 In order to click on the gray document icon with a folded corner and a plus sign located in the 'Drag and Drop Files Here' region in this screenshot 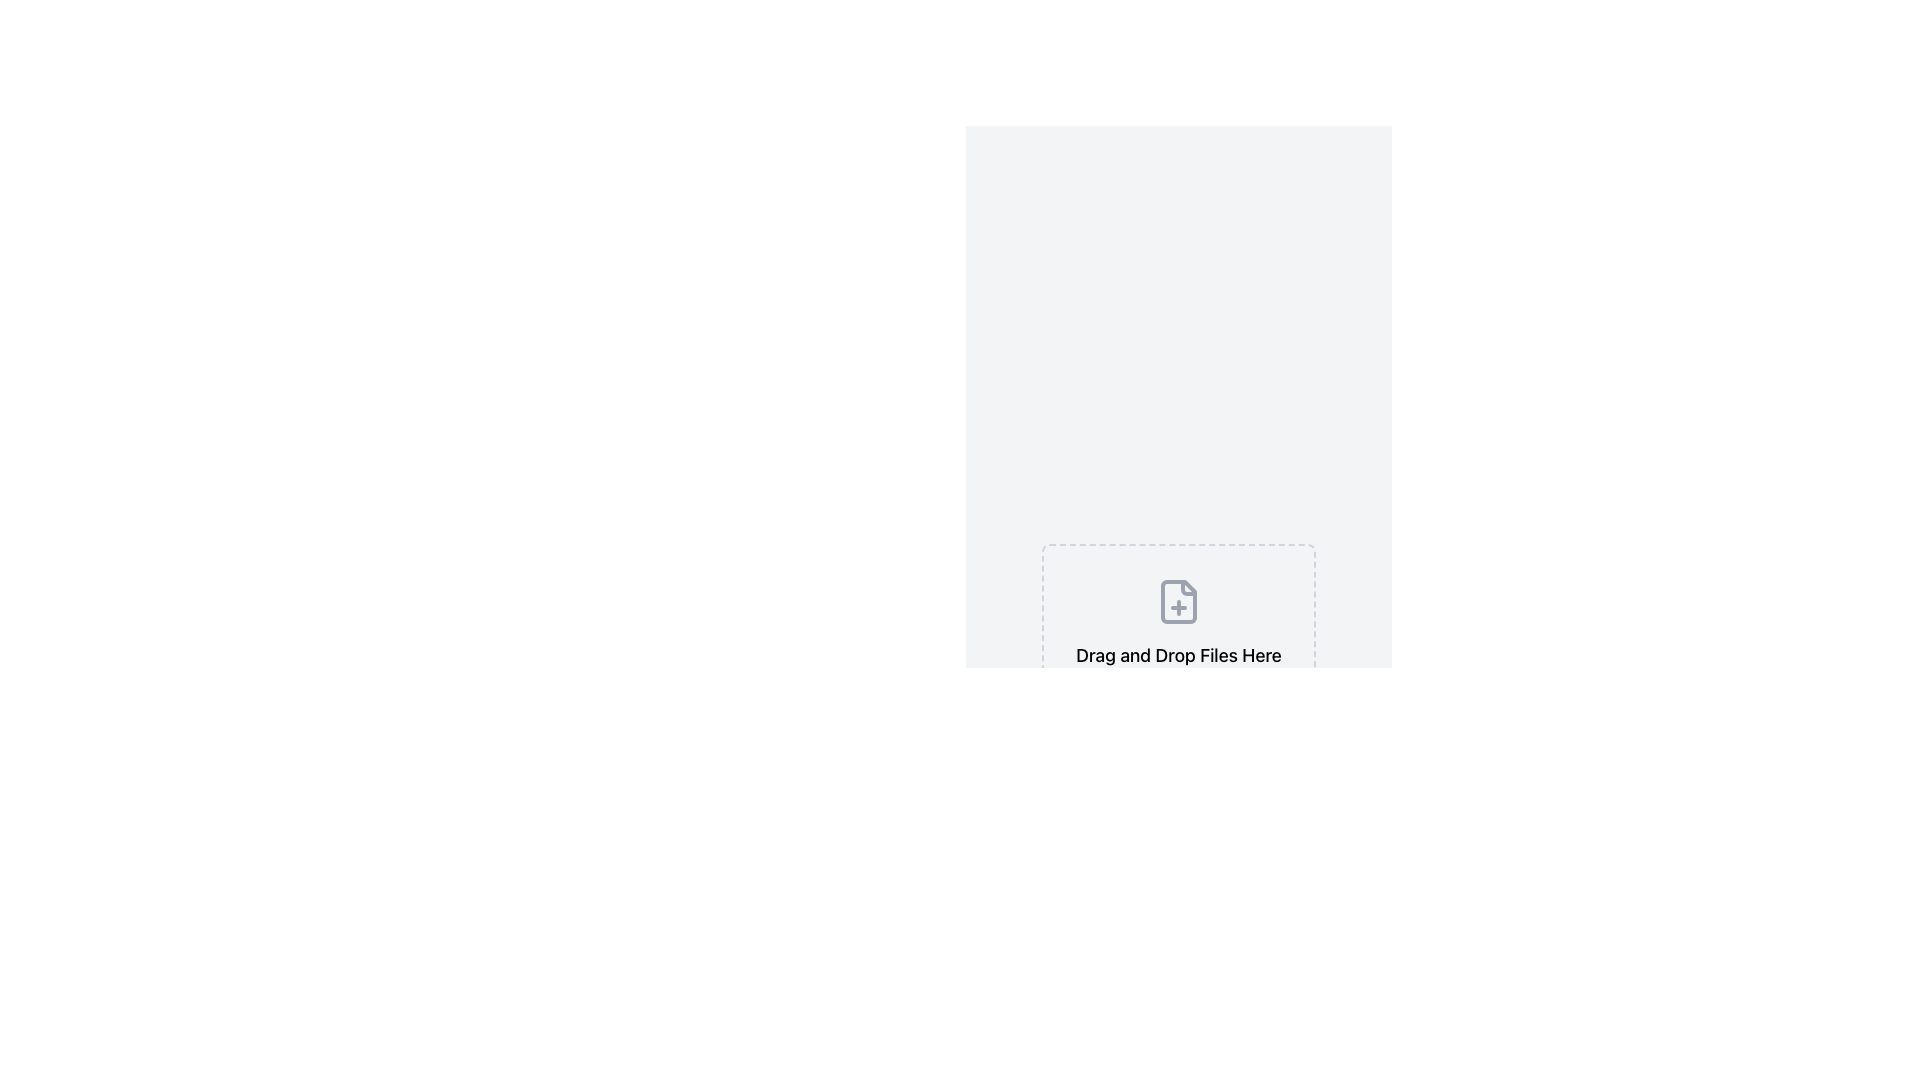, I will do `click(1179, 600)`.